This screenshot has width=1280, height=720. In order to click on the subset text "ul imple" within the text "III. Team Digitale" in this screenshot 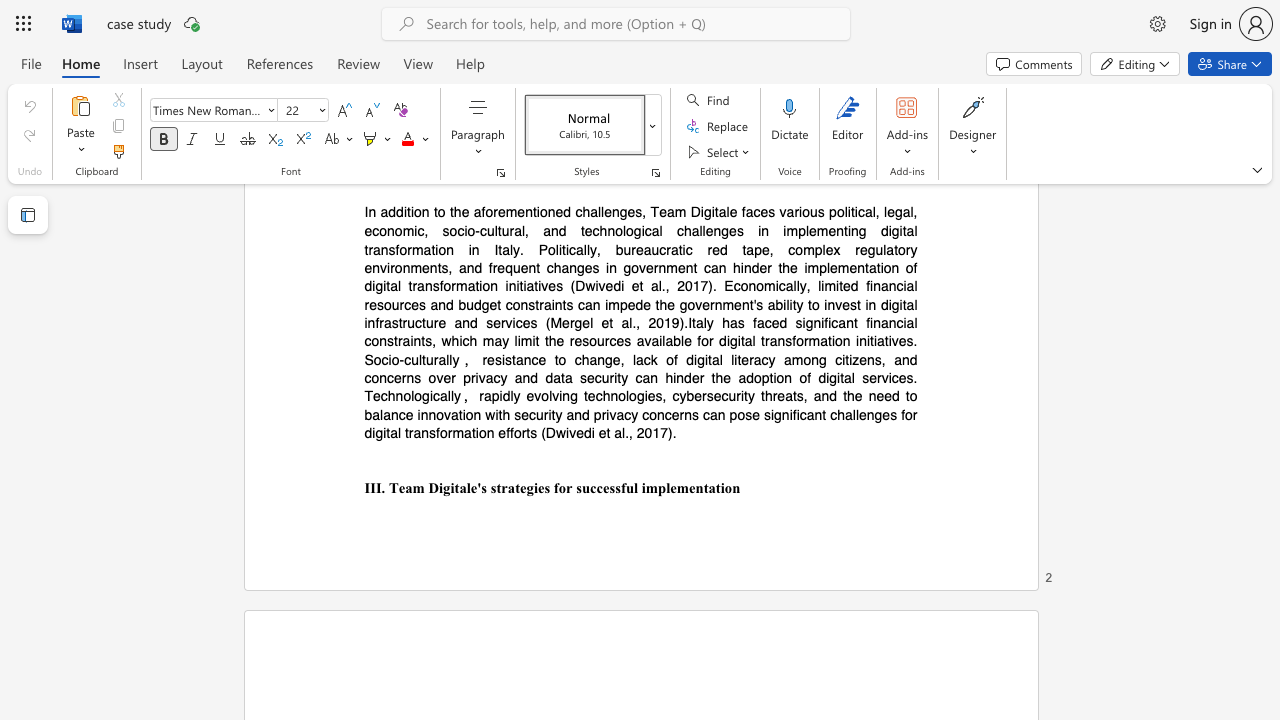, I will do `click(624, 487)`.